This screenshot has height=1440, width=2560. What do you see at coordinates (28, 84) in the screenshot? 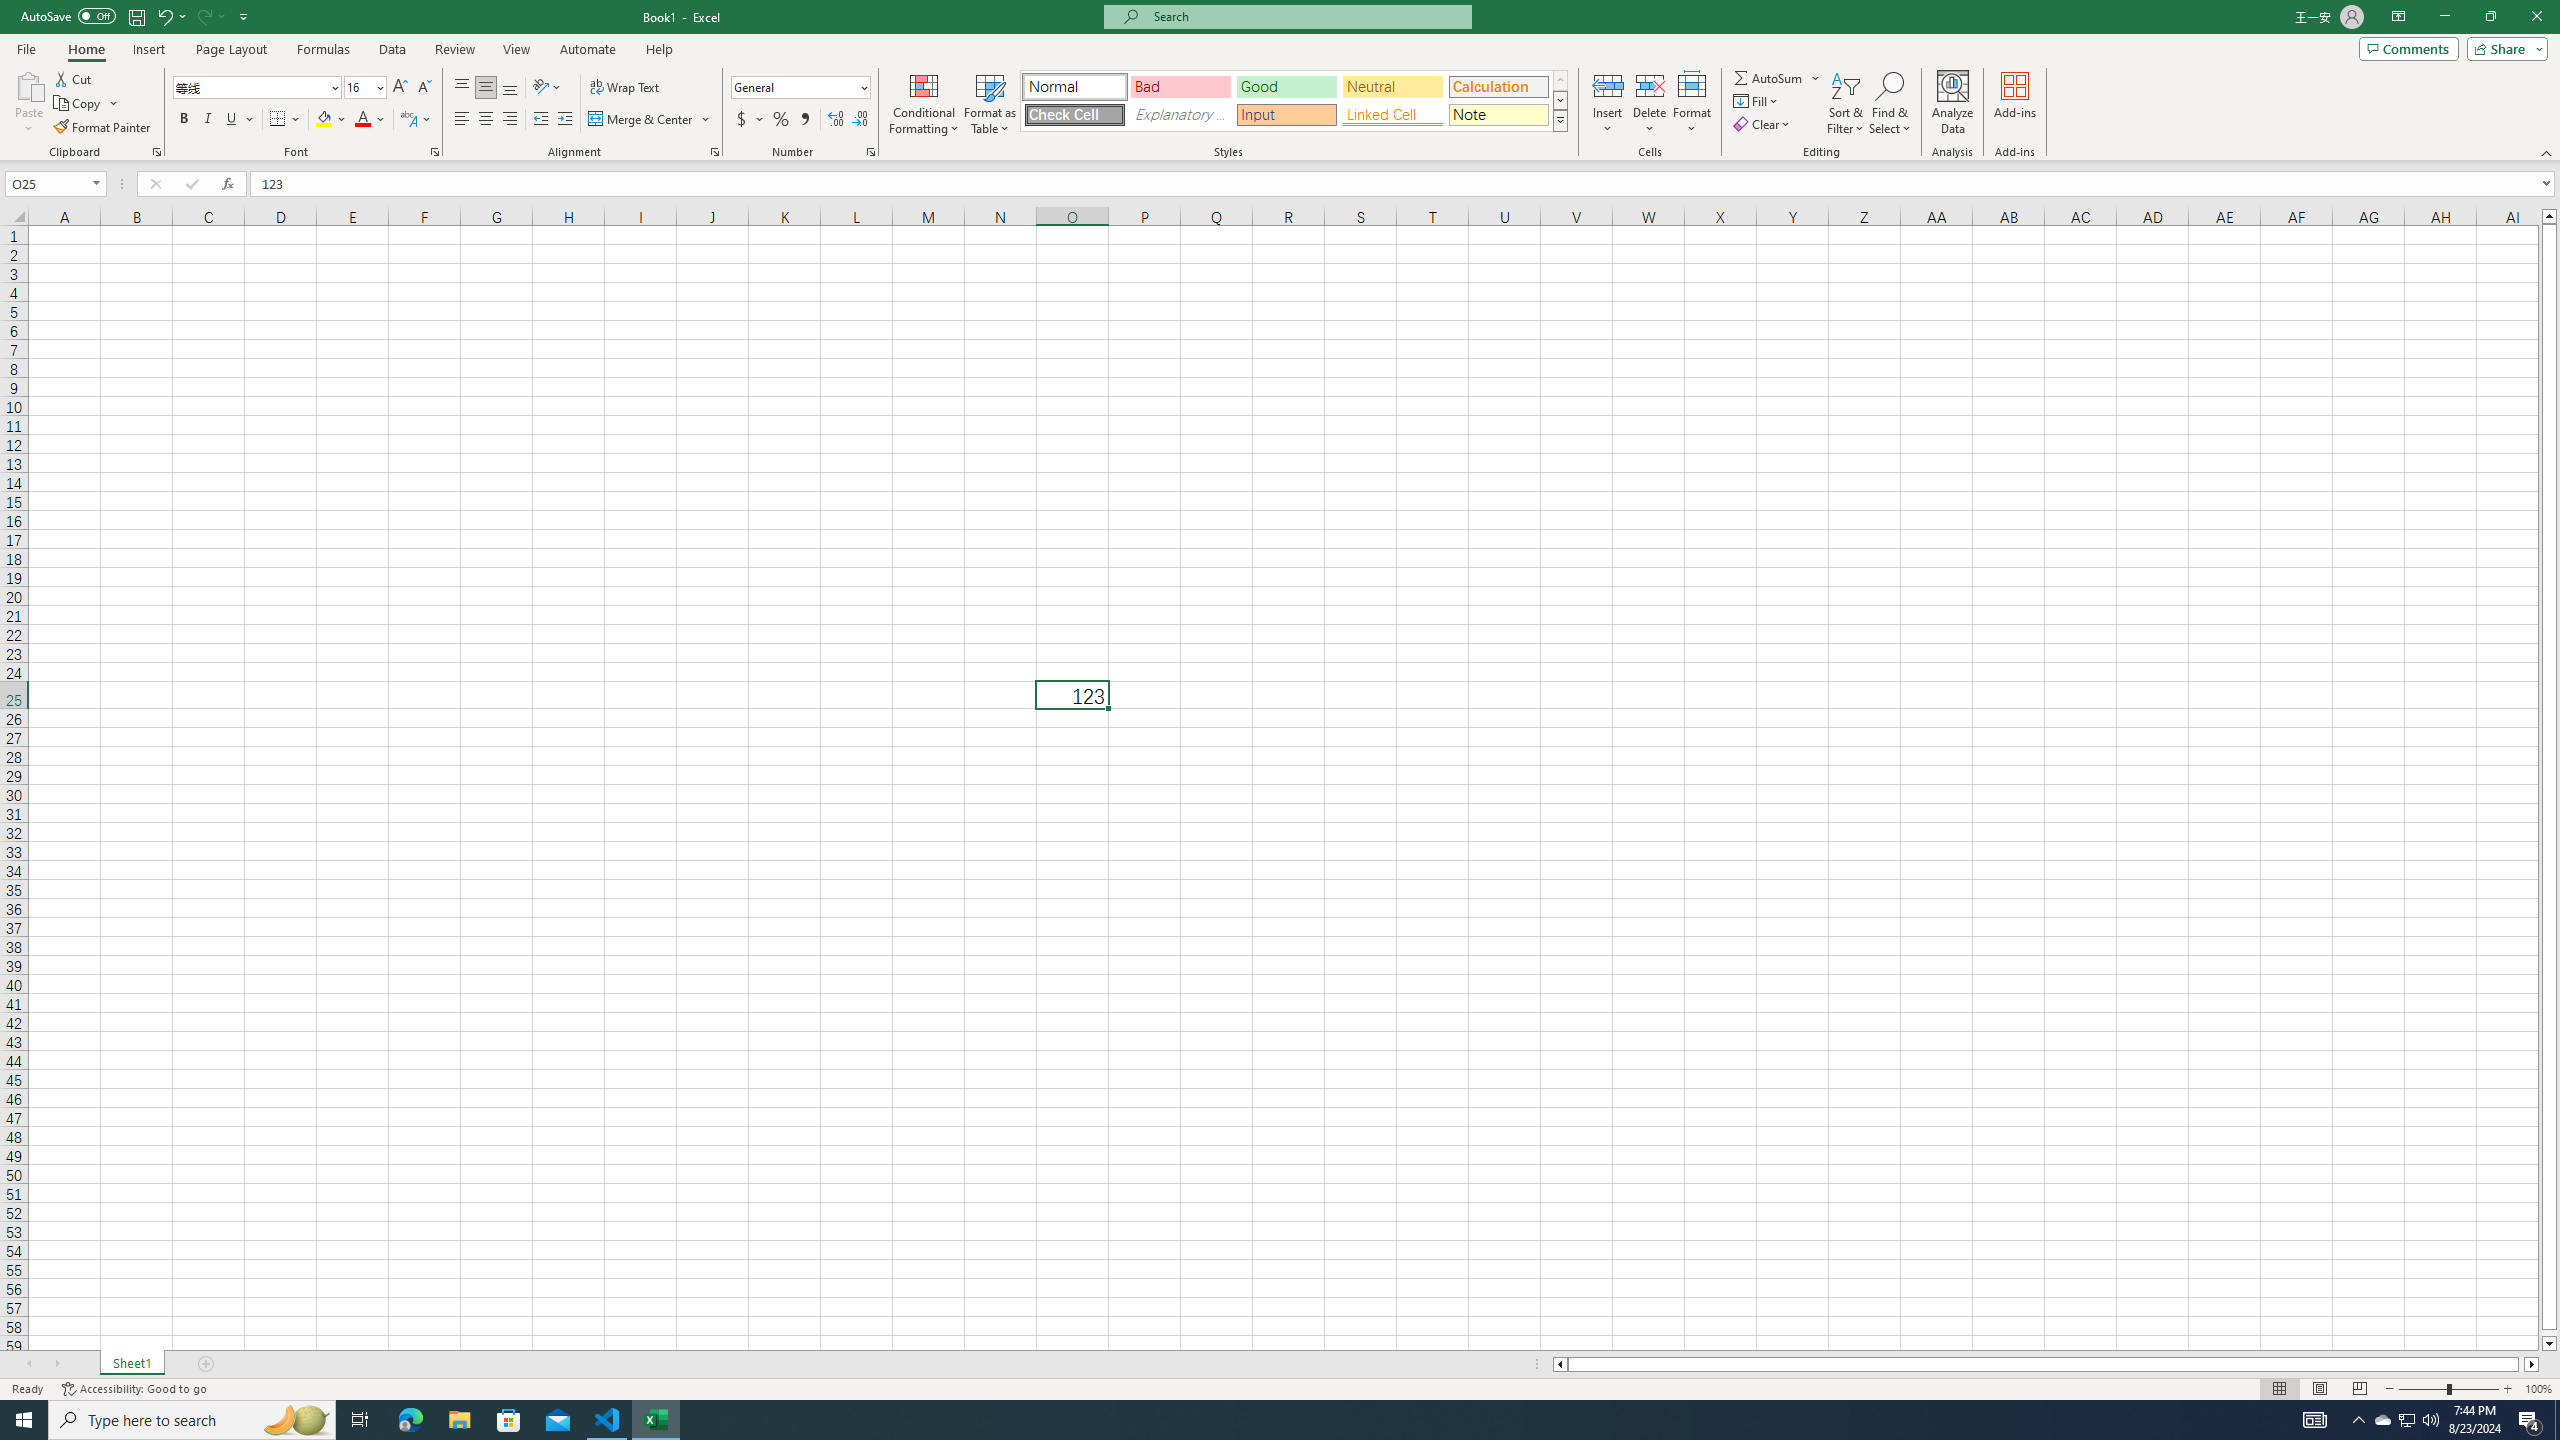
I see `'Paste'` at bounding box center [28, 84].